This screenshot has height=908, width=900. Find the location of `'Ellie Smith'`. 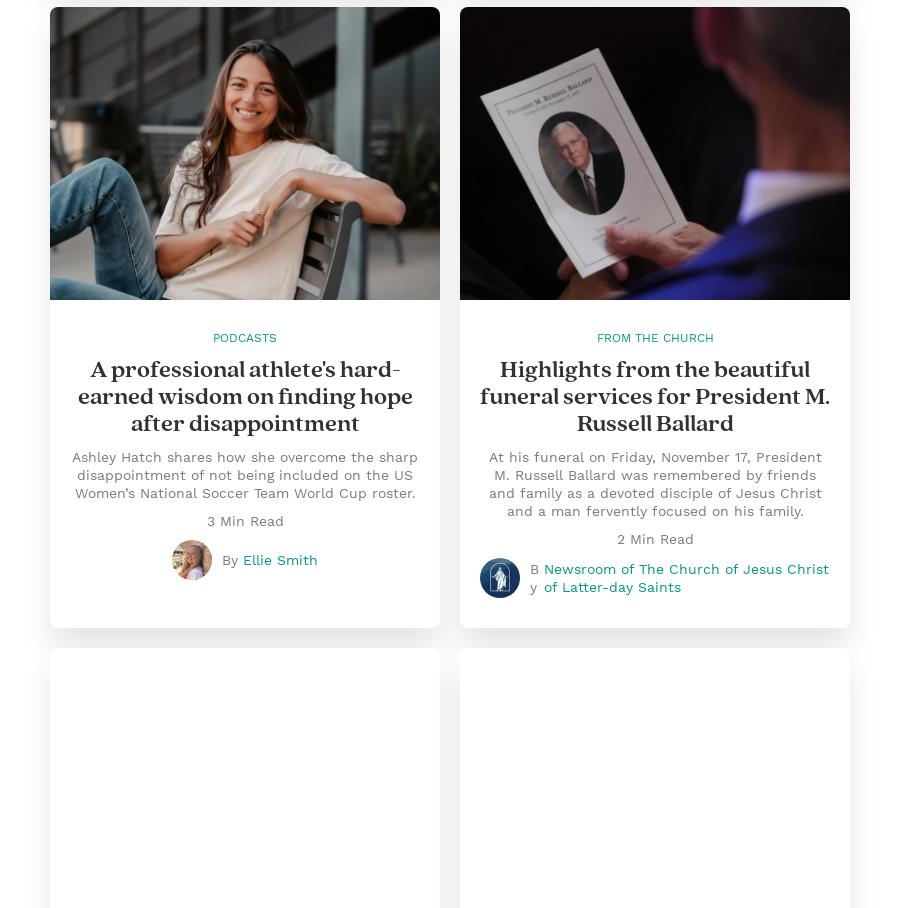

'Ellie Smith' is located at coordinates (279, 558).